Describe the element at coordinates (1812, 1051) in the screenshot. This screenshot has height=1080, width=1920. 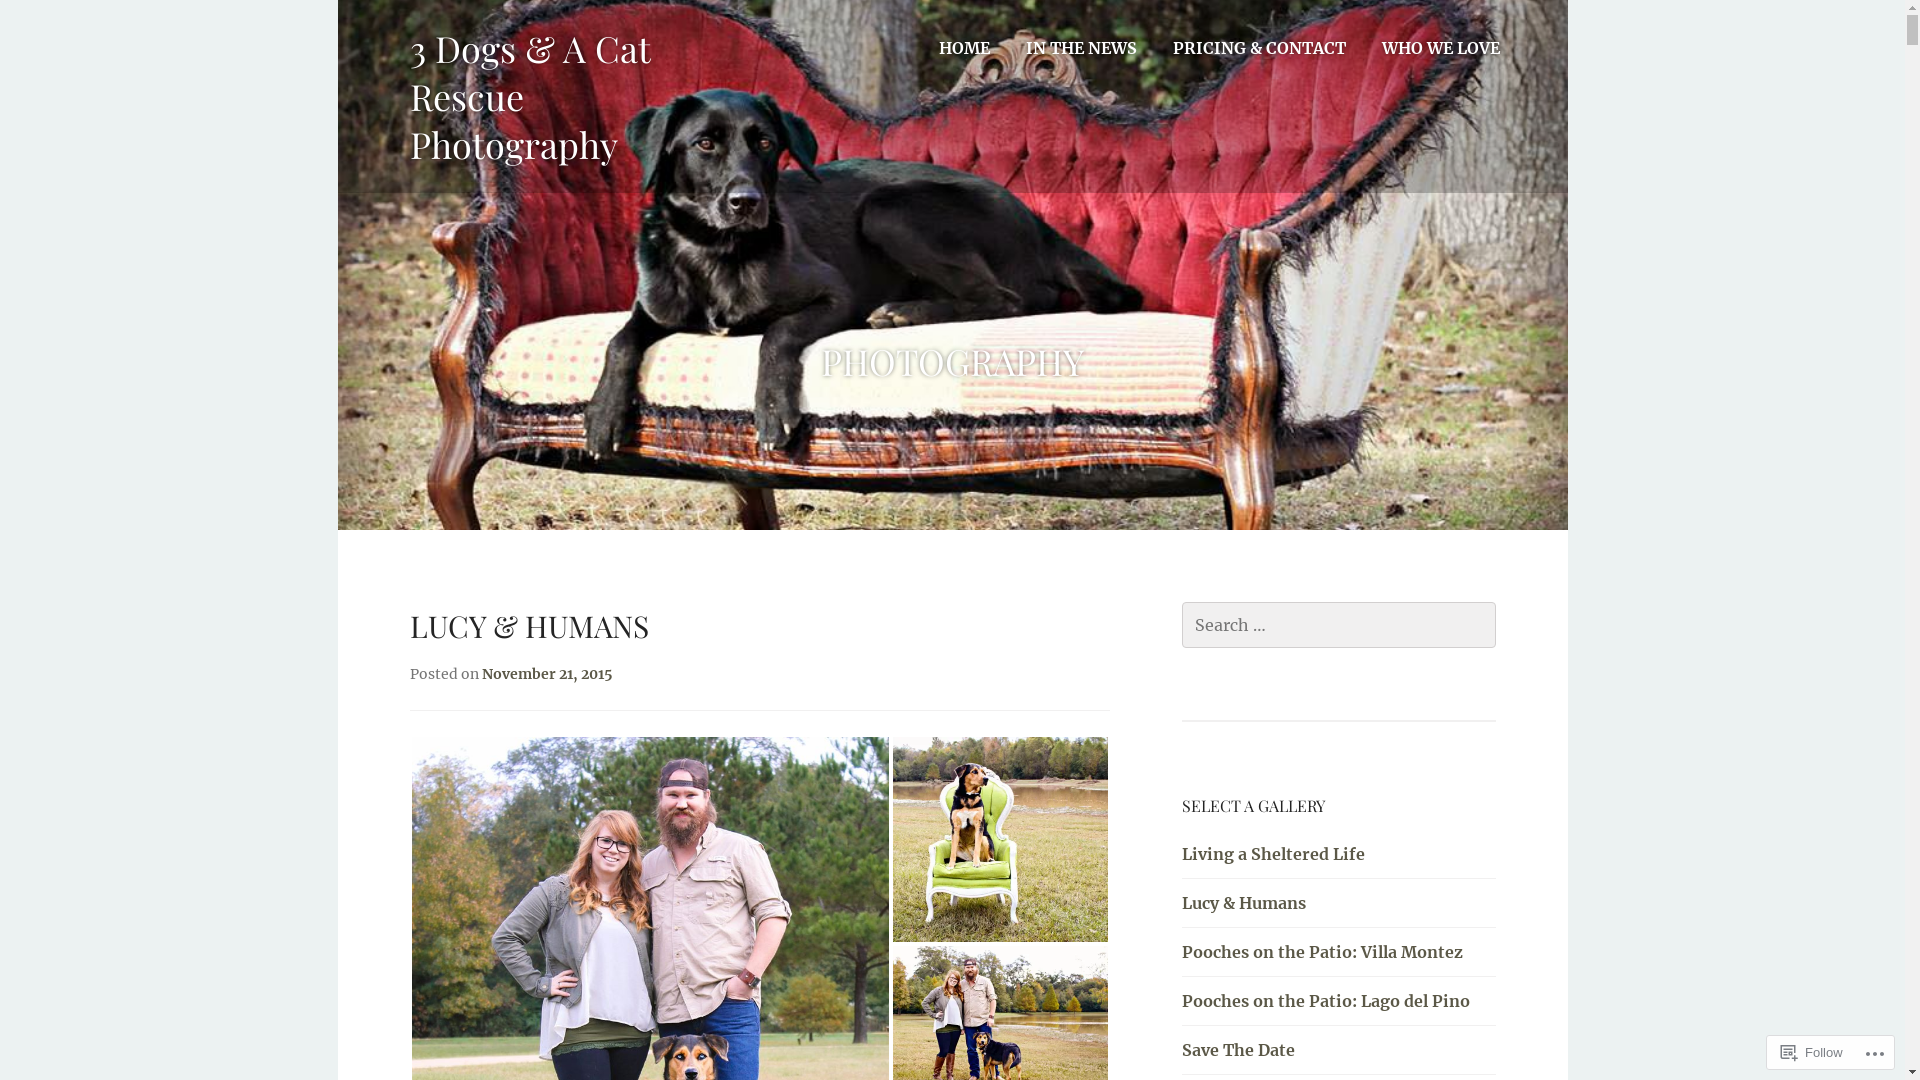
I see `'Follow'` at that location.